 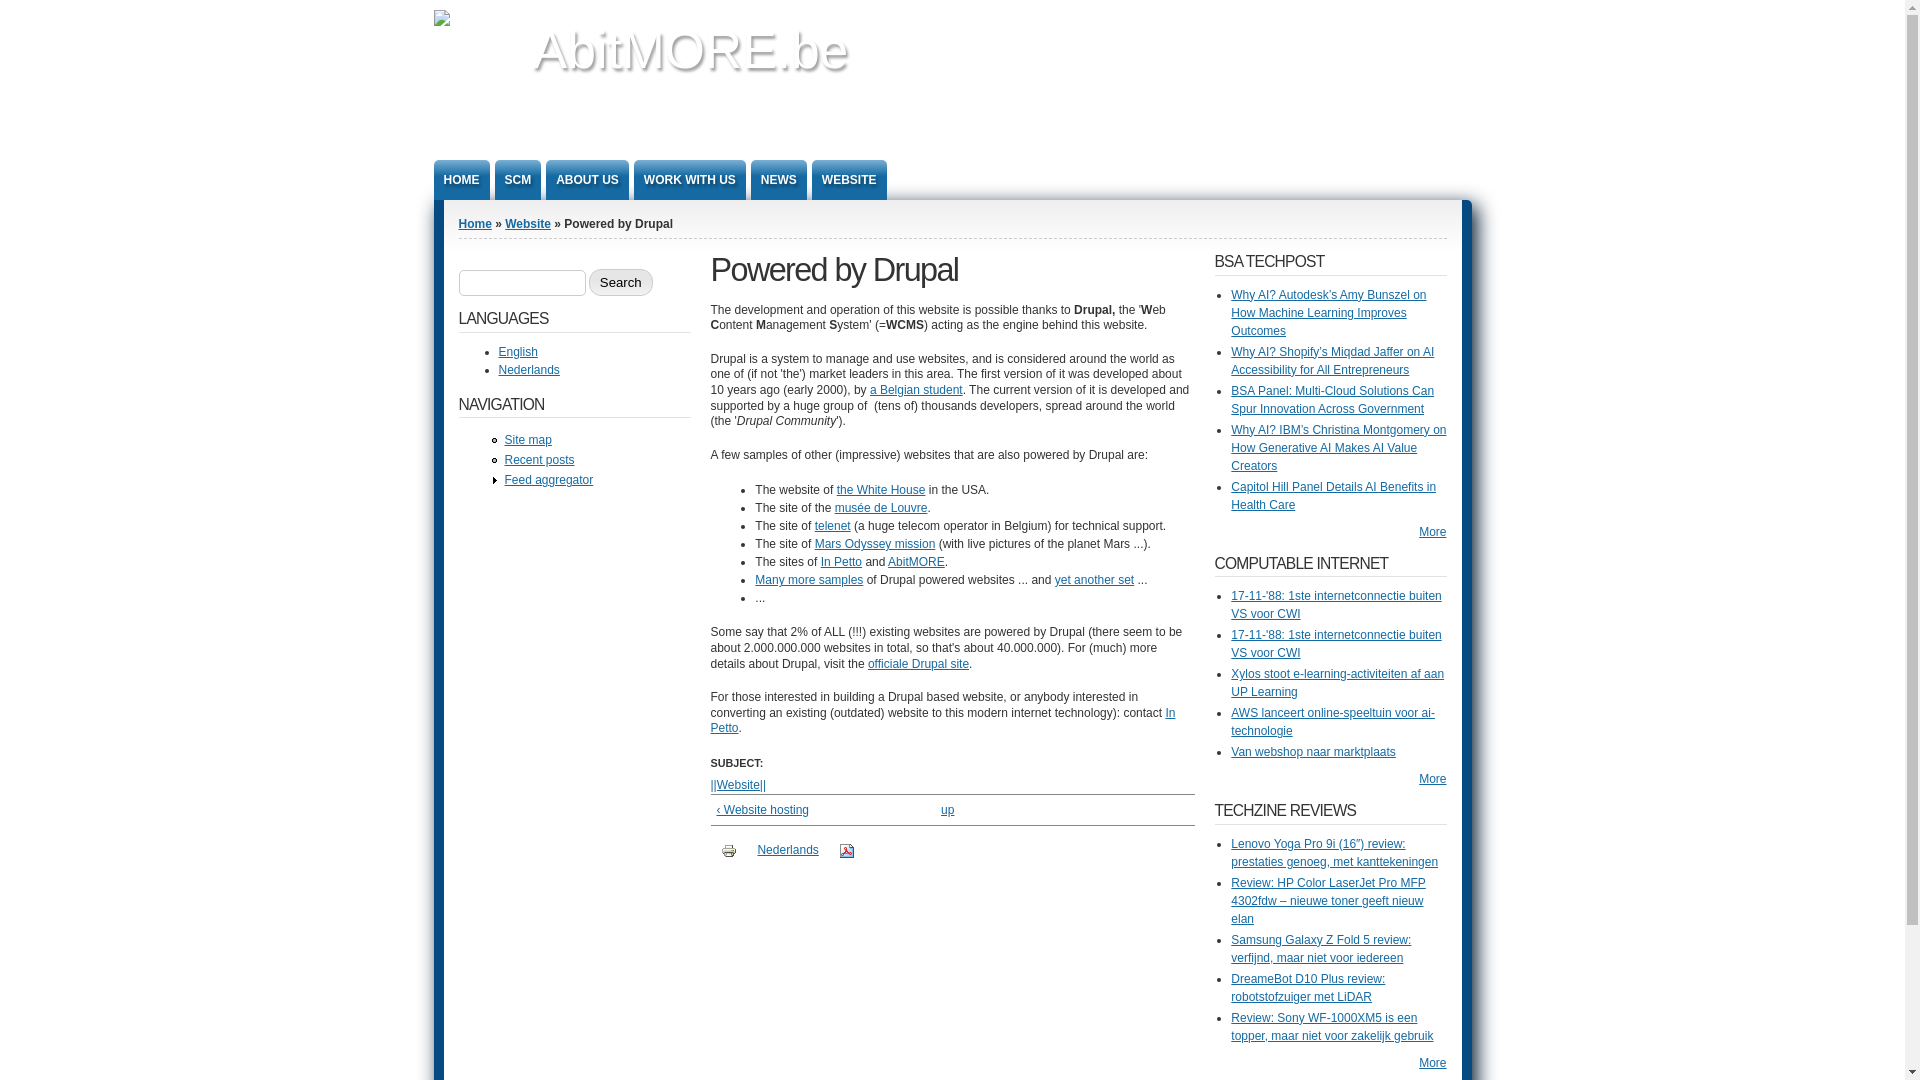 I want to click on 'yet another set', so click(x=1093, y=579).